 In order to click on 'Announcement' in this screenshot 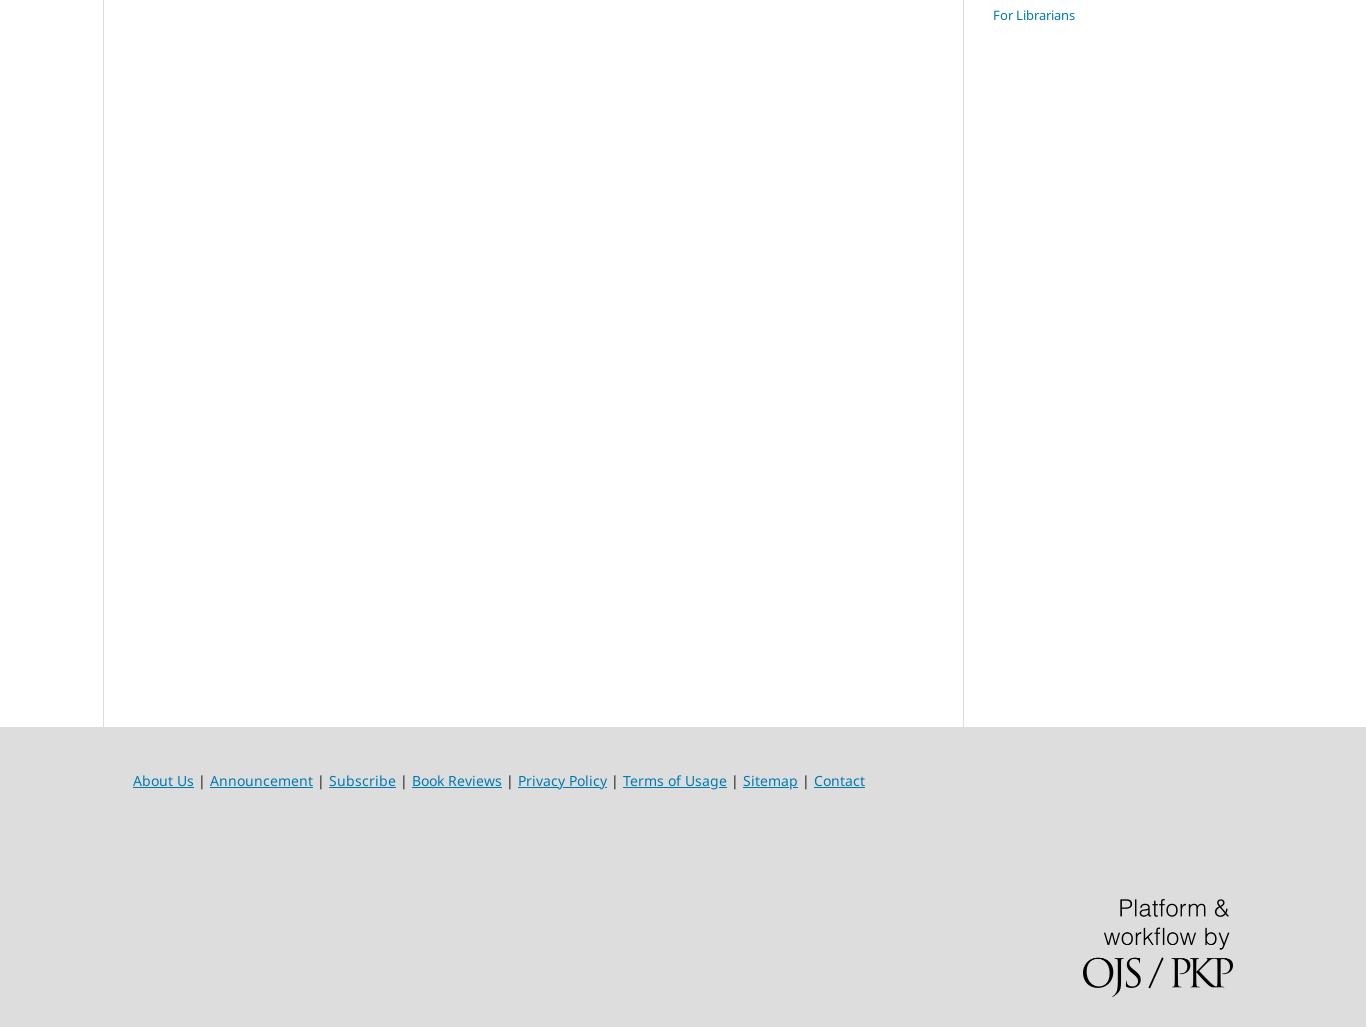, I will do `click(208, 779)`.